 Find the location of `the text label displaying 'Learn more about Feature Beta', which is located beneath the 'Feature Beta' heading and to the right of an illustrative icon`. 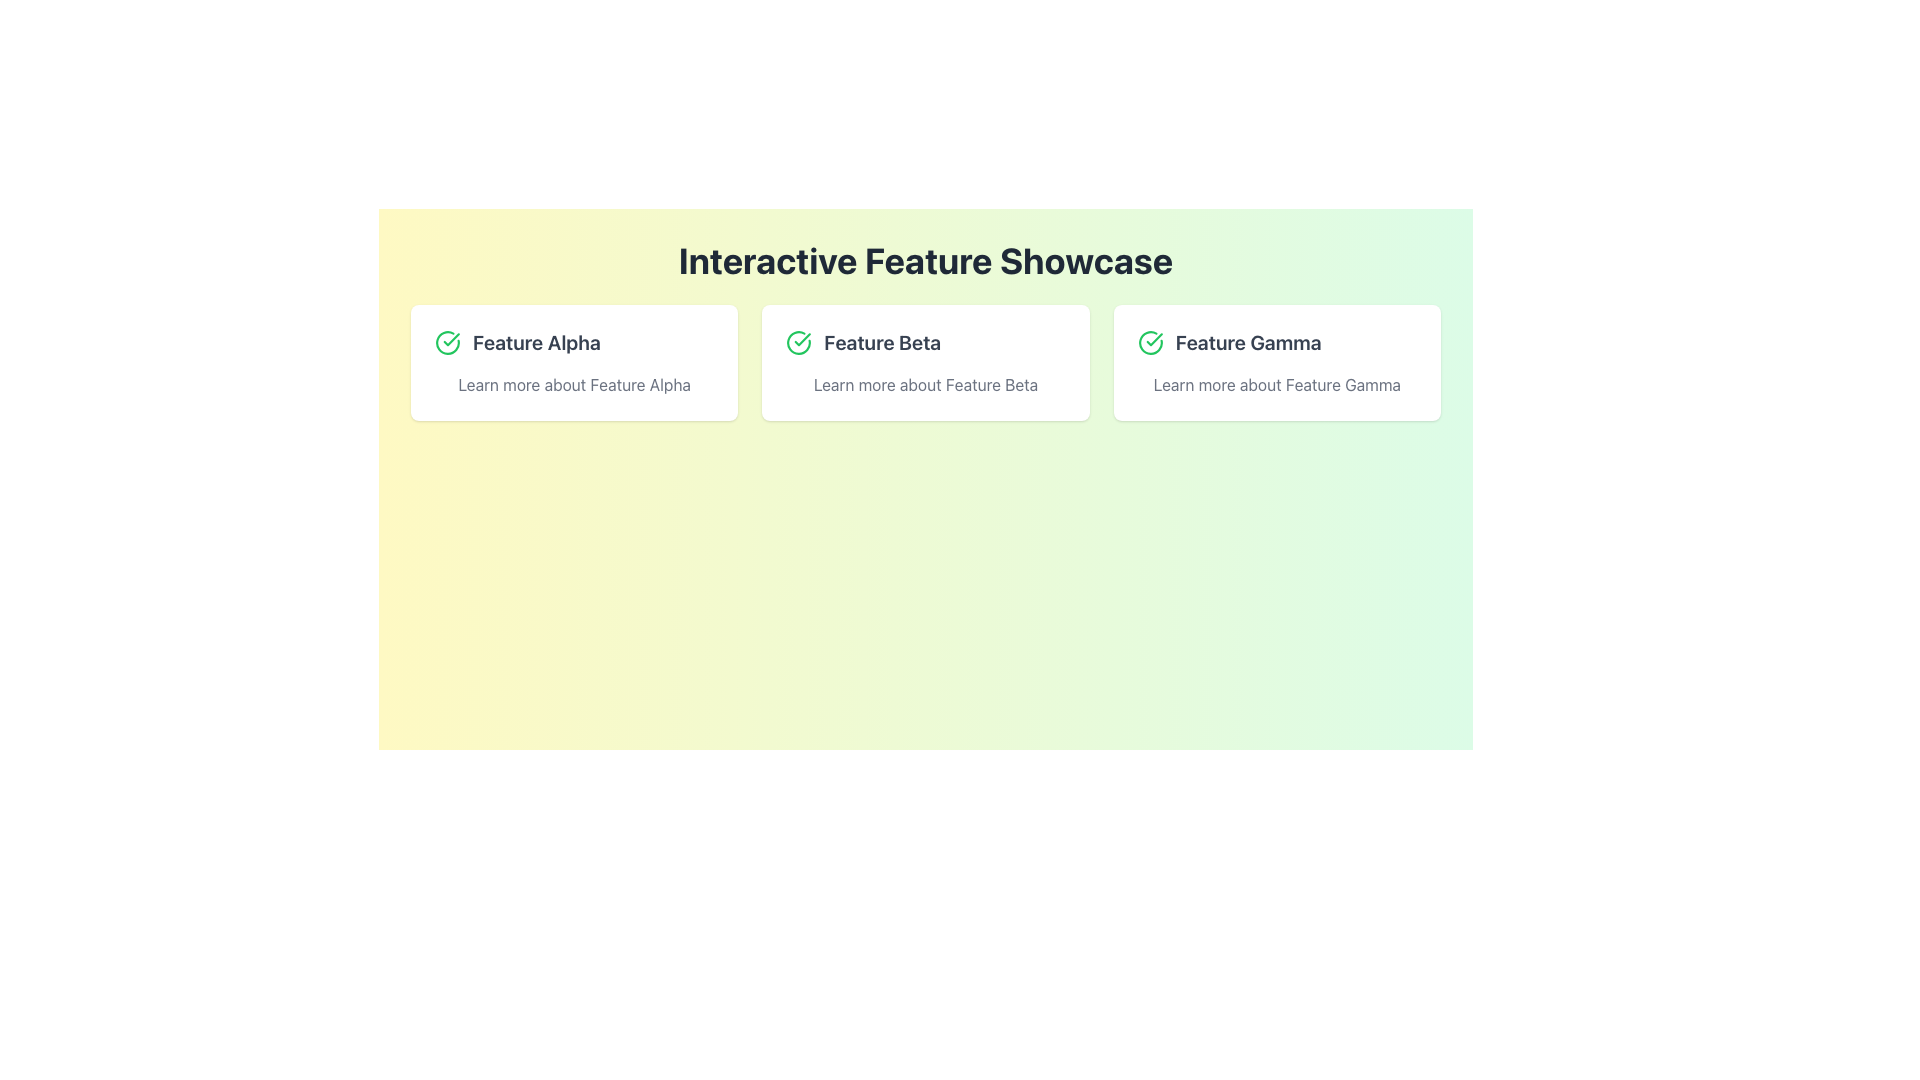

the text label displaying 'Learn more about Feature Beta', which is located beneath the 'Feature Beta' heading and to the right of an illustrative icon is located at coordinates (925, 385).